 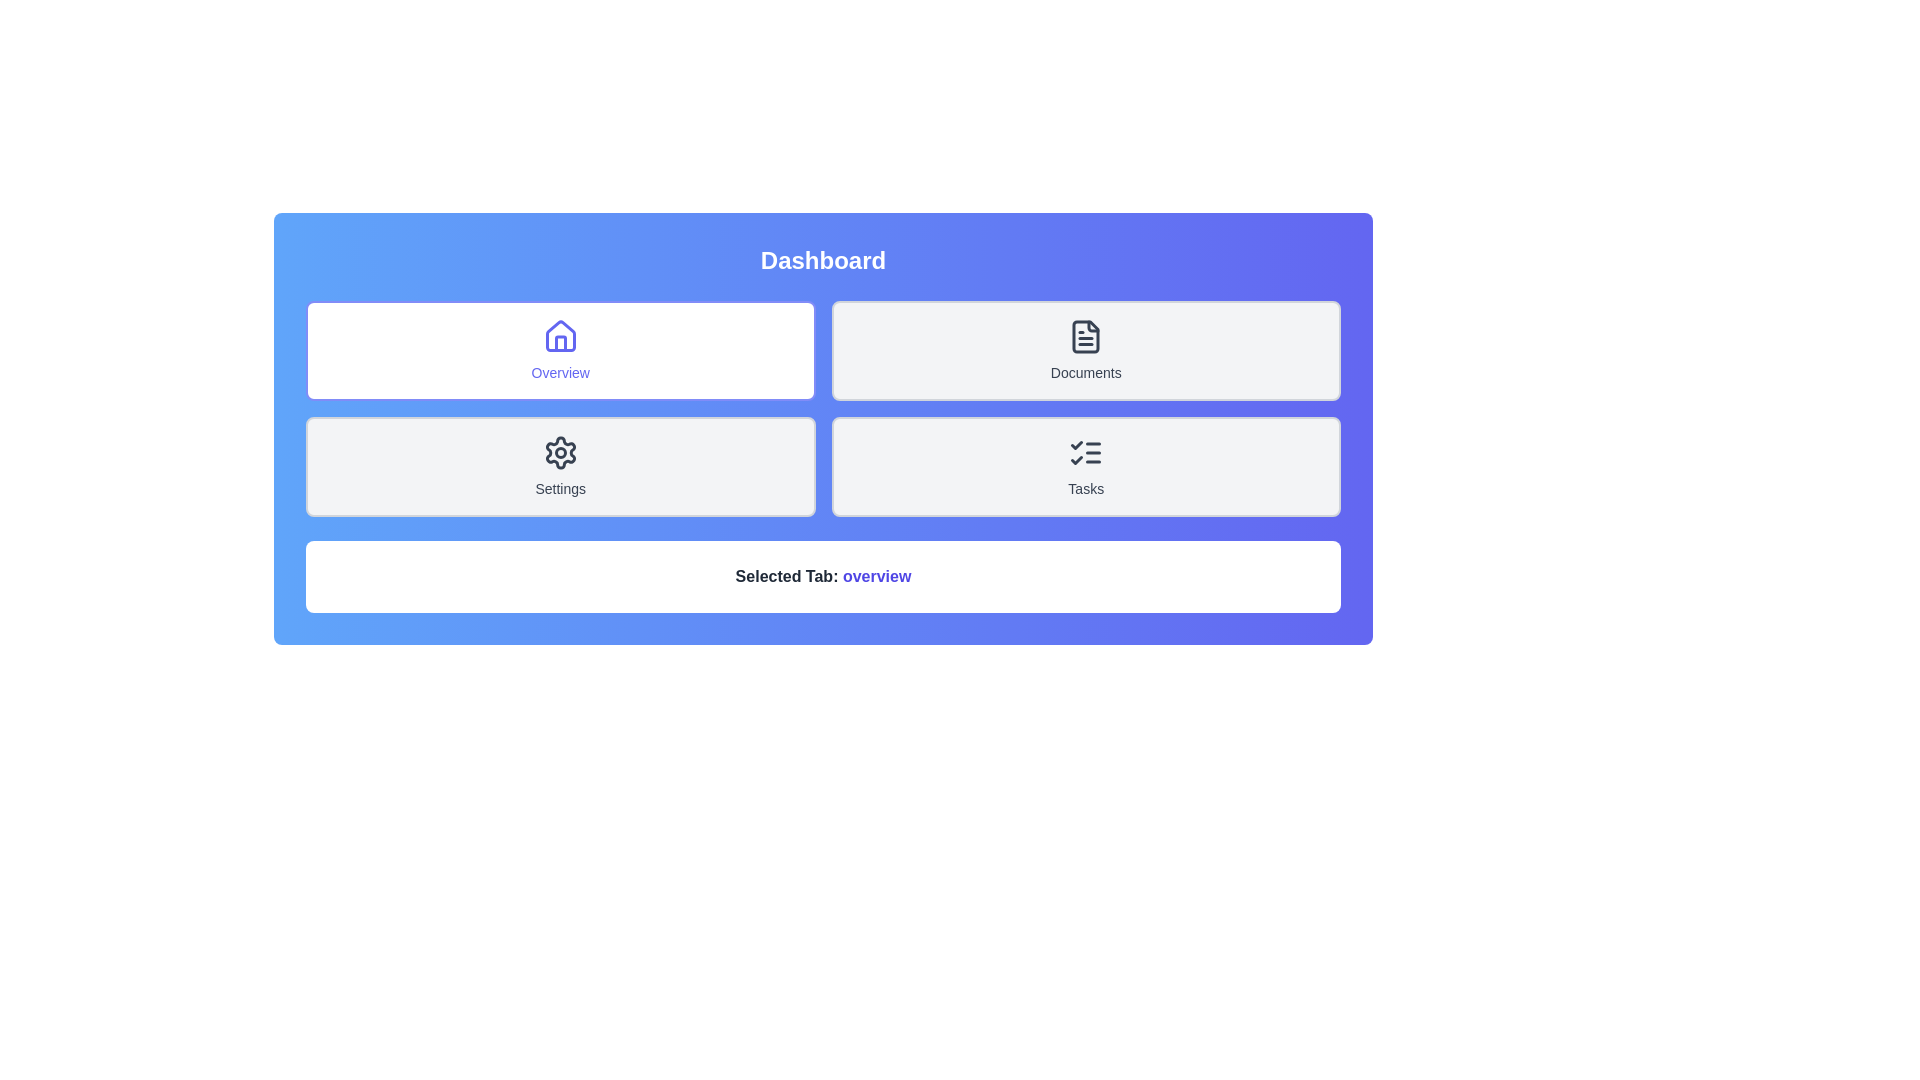 I want to click on the decorative file icon that represents the 'Documents' button, located in the second column of the upper row of the grid, so click(x=1085, y=335).